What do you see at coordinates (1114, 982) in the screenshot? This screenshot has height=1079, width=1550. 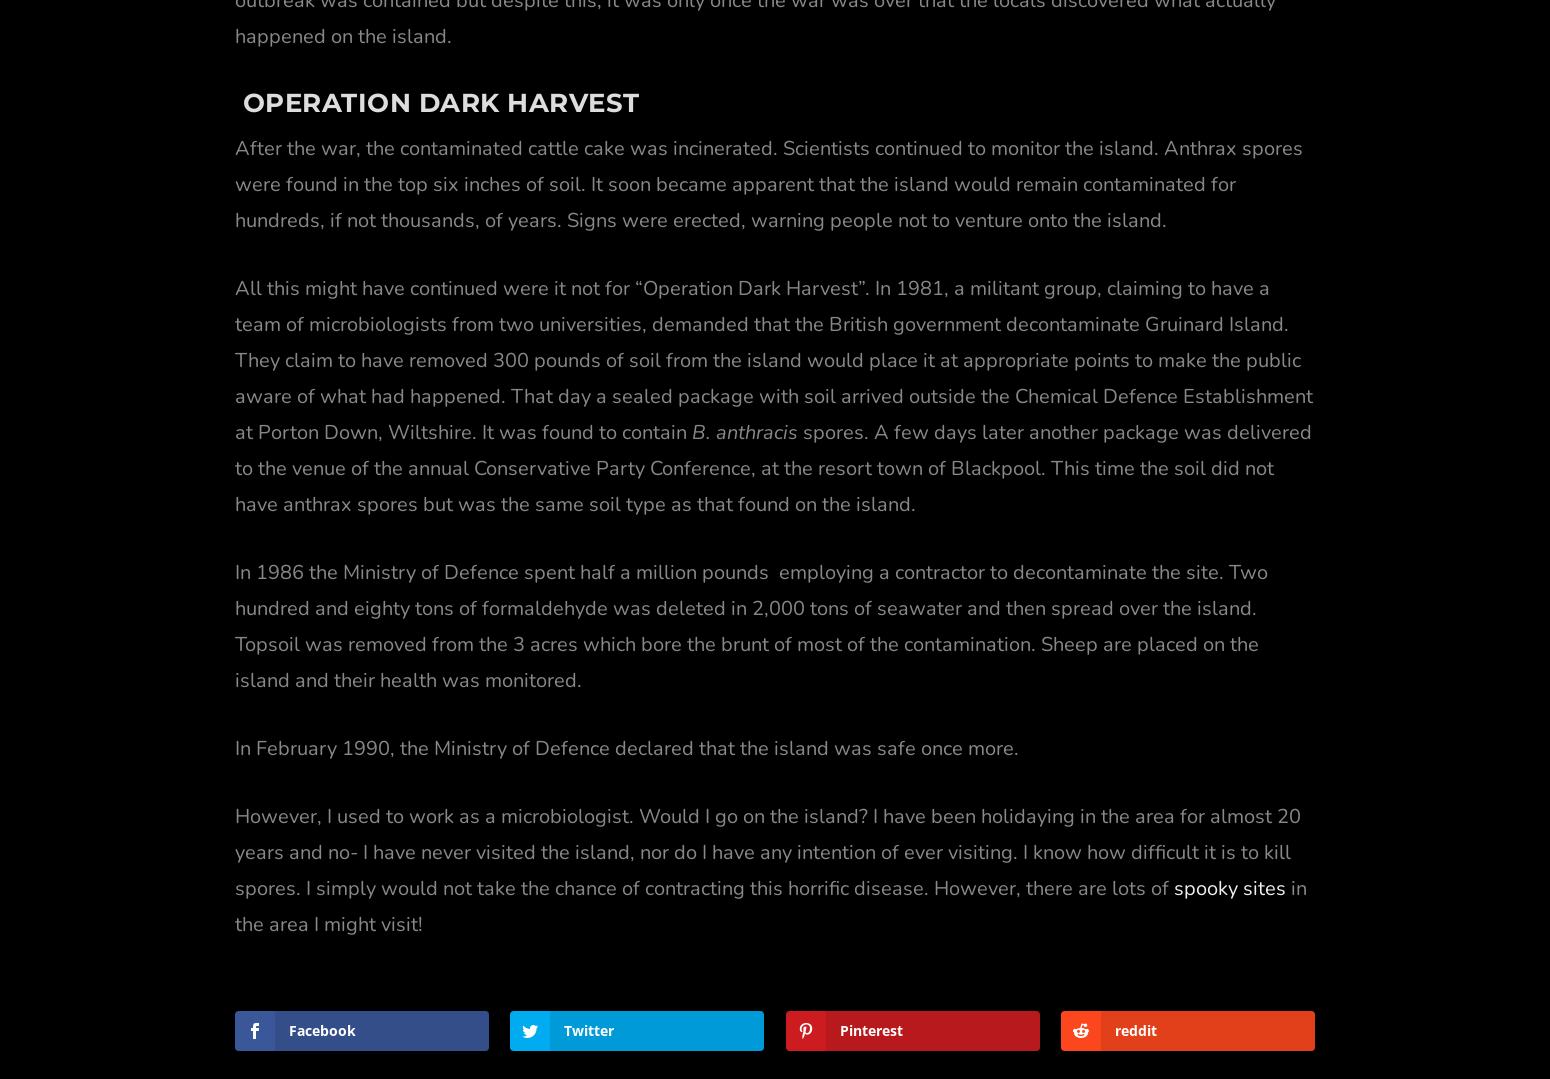 I see `'reddit'` at bounding box center [1114, 982].